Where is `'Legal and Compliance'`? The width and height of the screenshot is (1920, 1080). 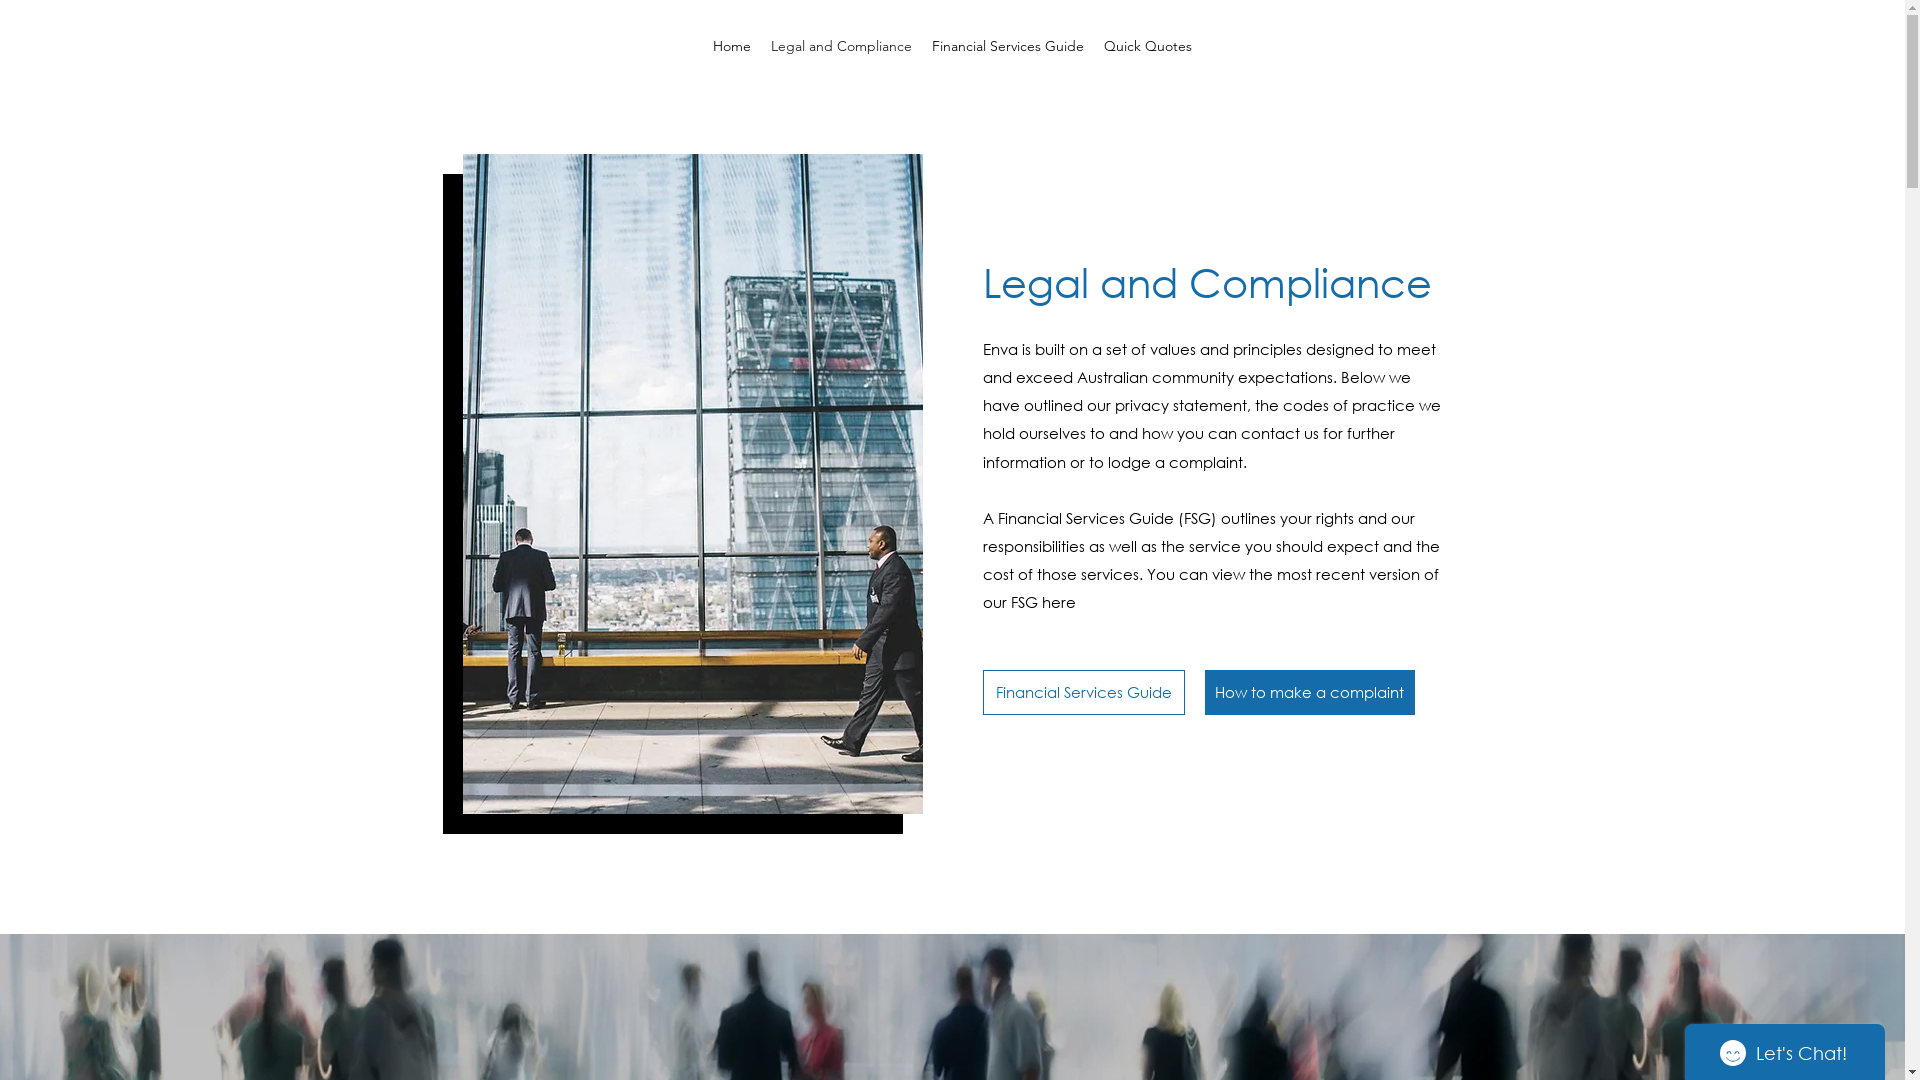
'Legal and Compliance' is located at coordinates (760, 45).